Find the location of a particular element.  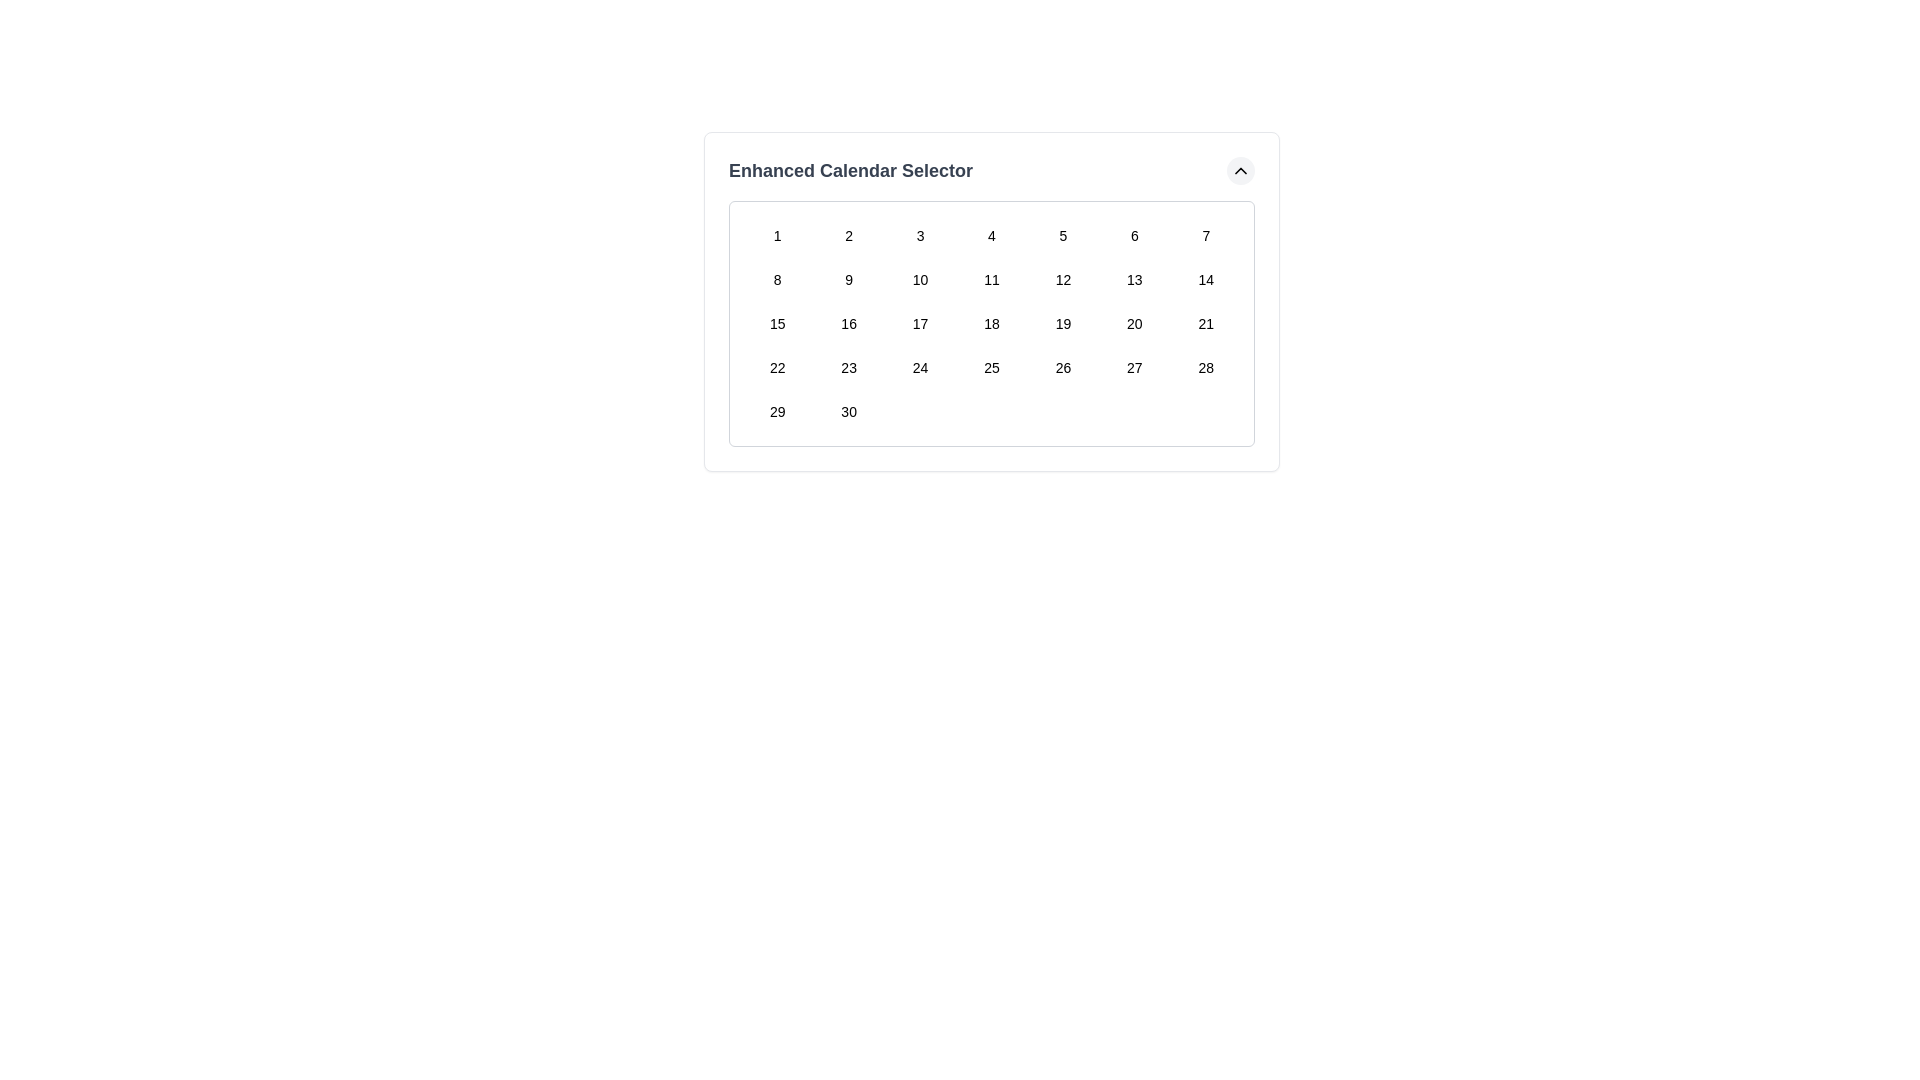

the button displaying the number '27' in the 'Enhanced Calendar Selector' grid is located at coordinates (1134, 367).